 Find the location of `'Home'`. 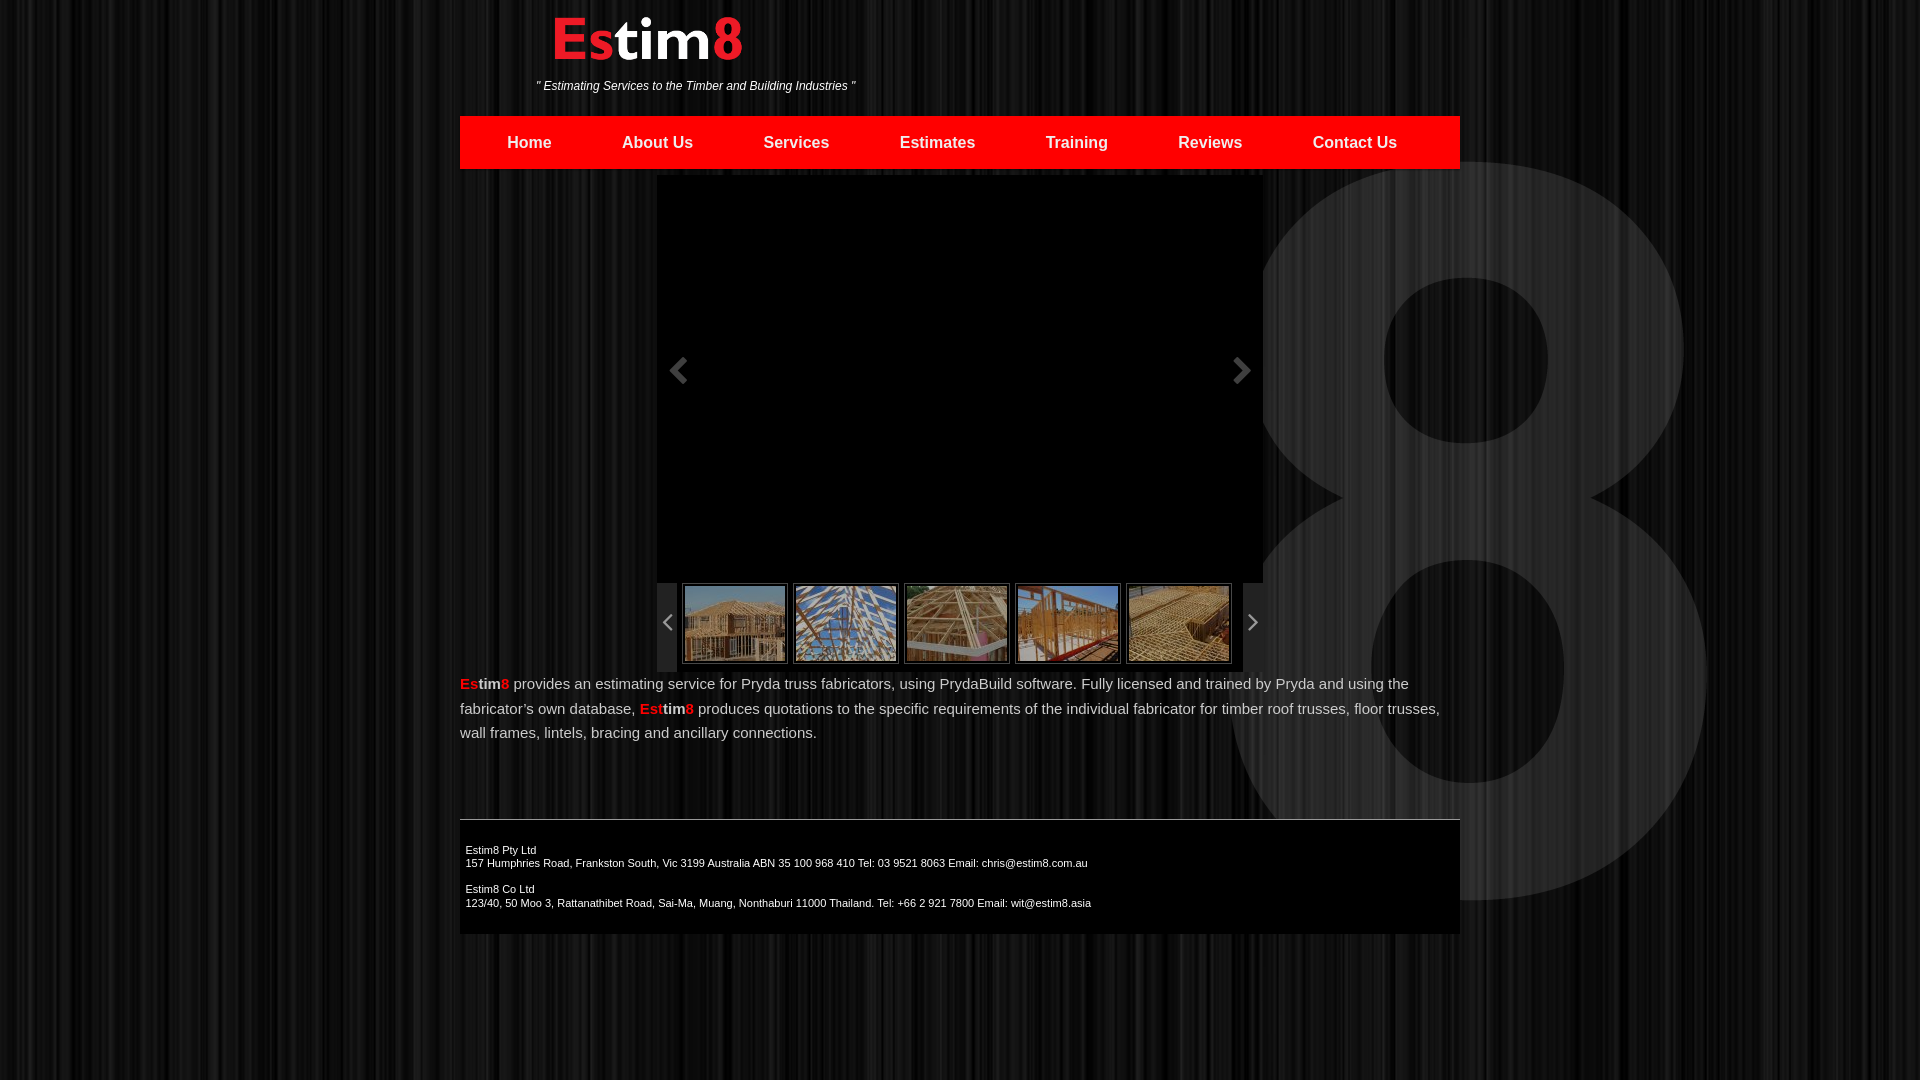

'Home' is located at coordinates (529, 141).